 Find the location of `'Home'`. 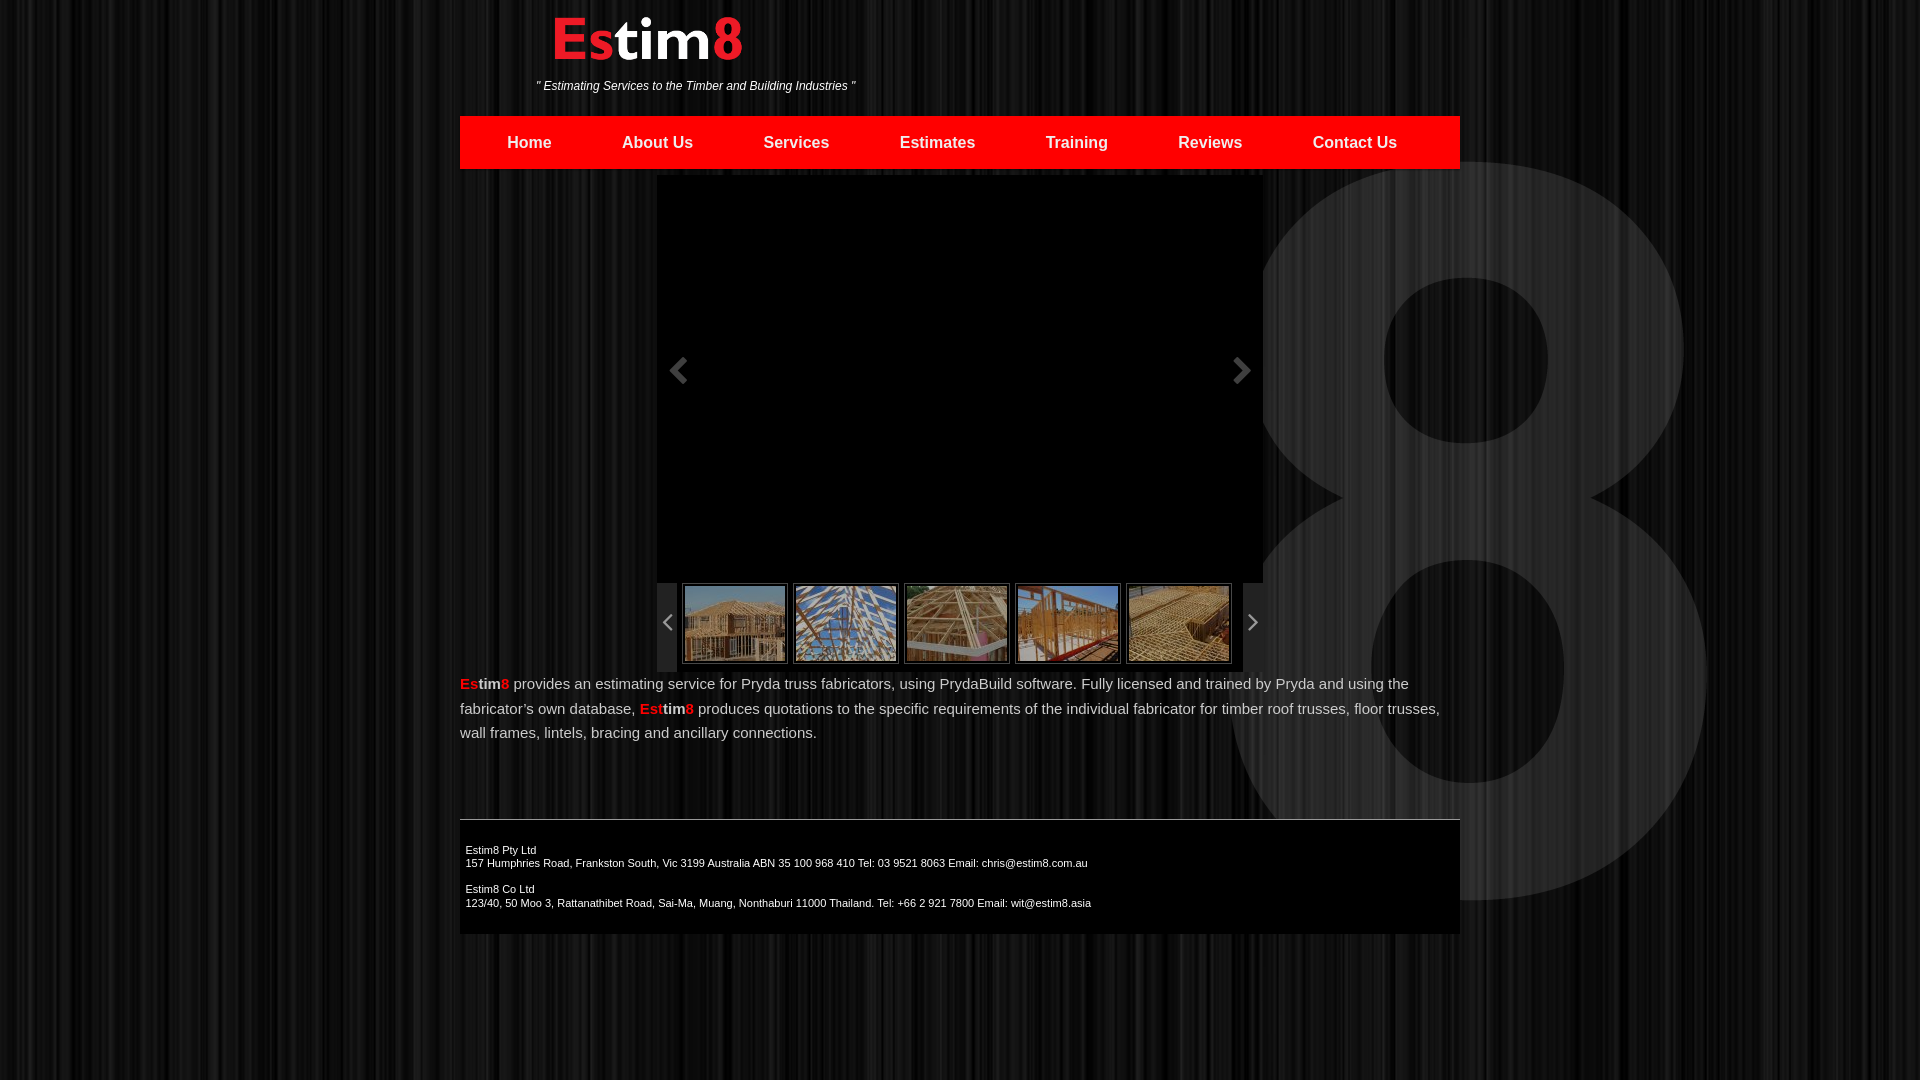

'Home' is located at coordinates (529, 141).